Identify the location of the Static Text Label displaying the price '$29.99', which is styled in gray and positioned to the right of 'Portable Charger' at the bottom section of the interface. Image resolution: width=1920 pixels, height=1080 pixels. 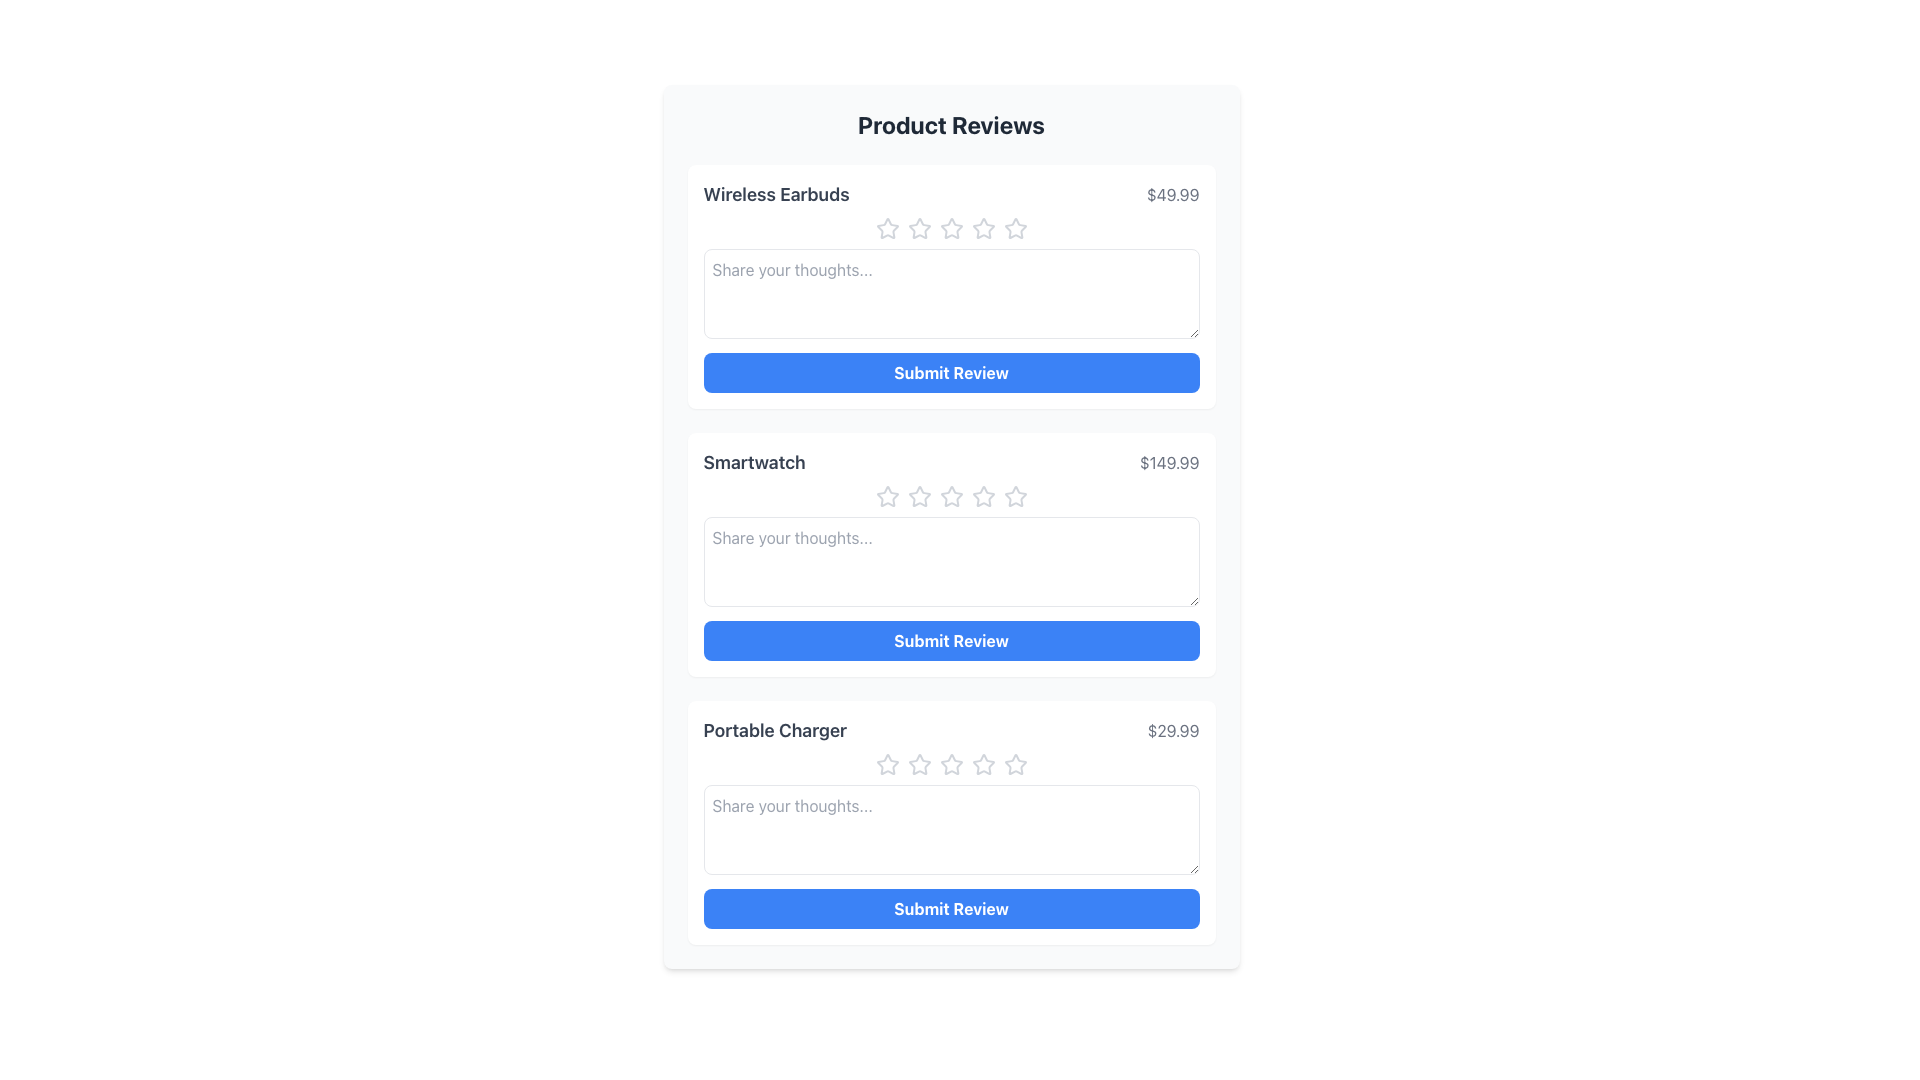
(1173, 731).